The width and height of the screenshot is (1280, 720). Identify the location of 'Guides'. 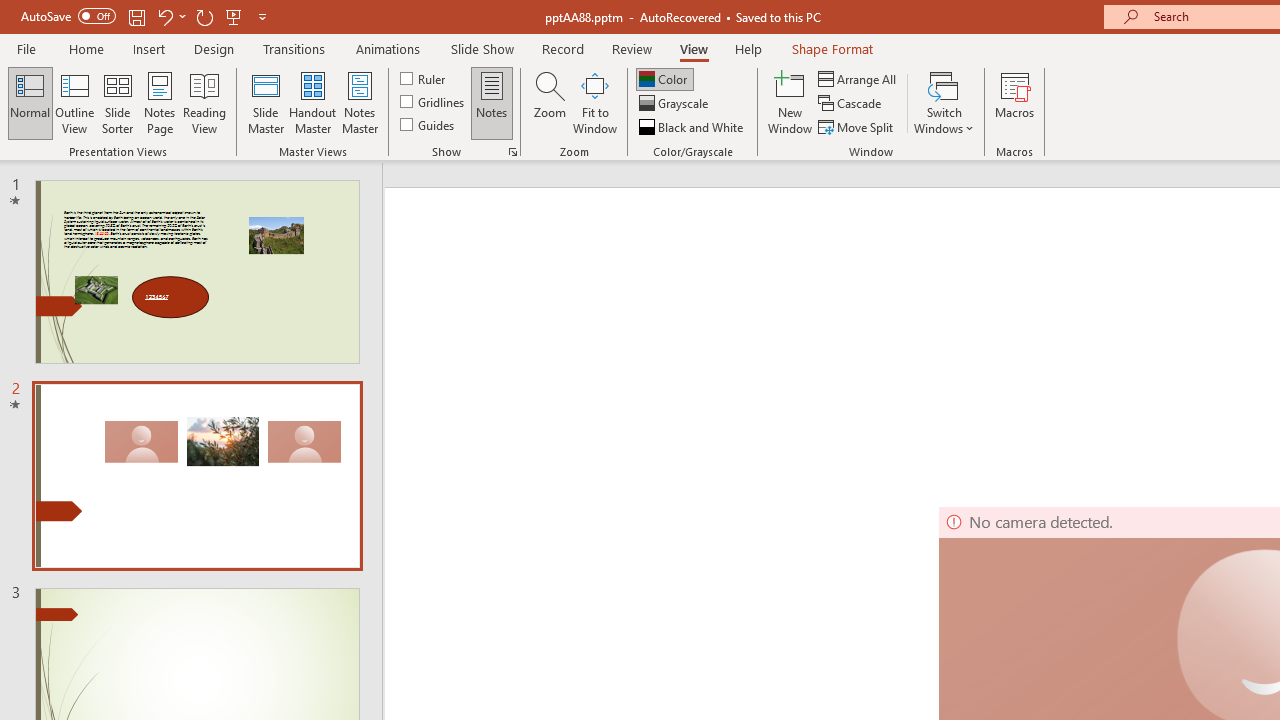
(427, 124).